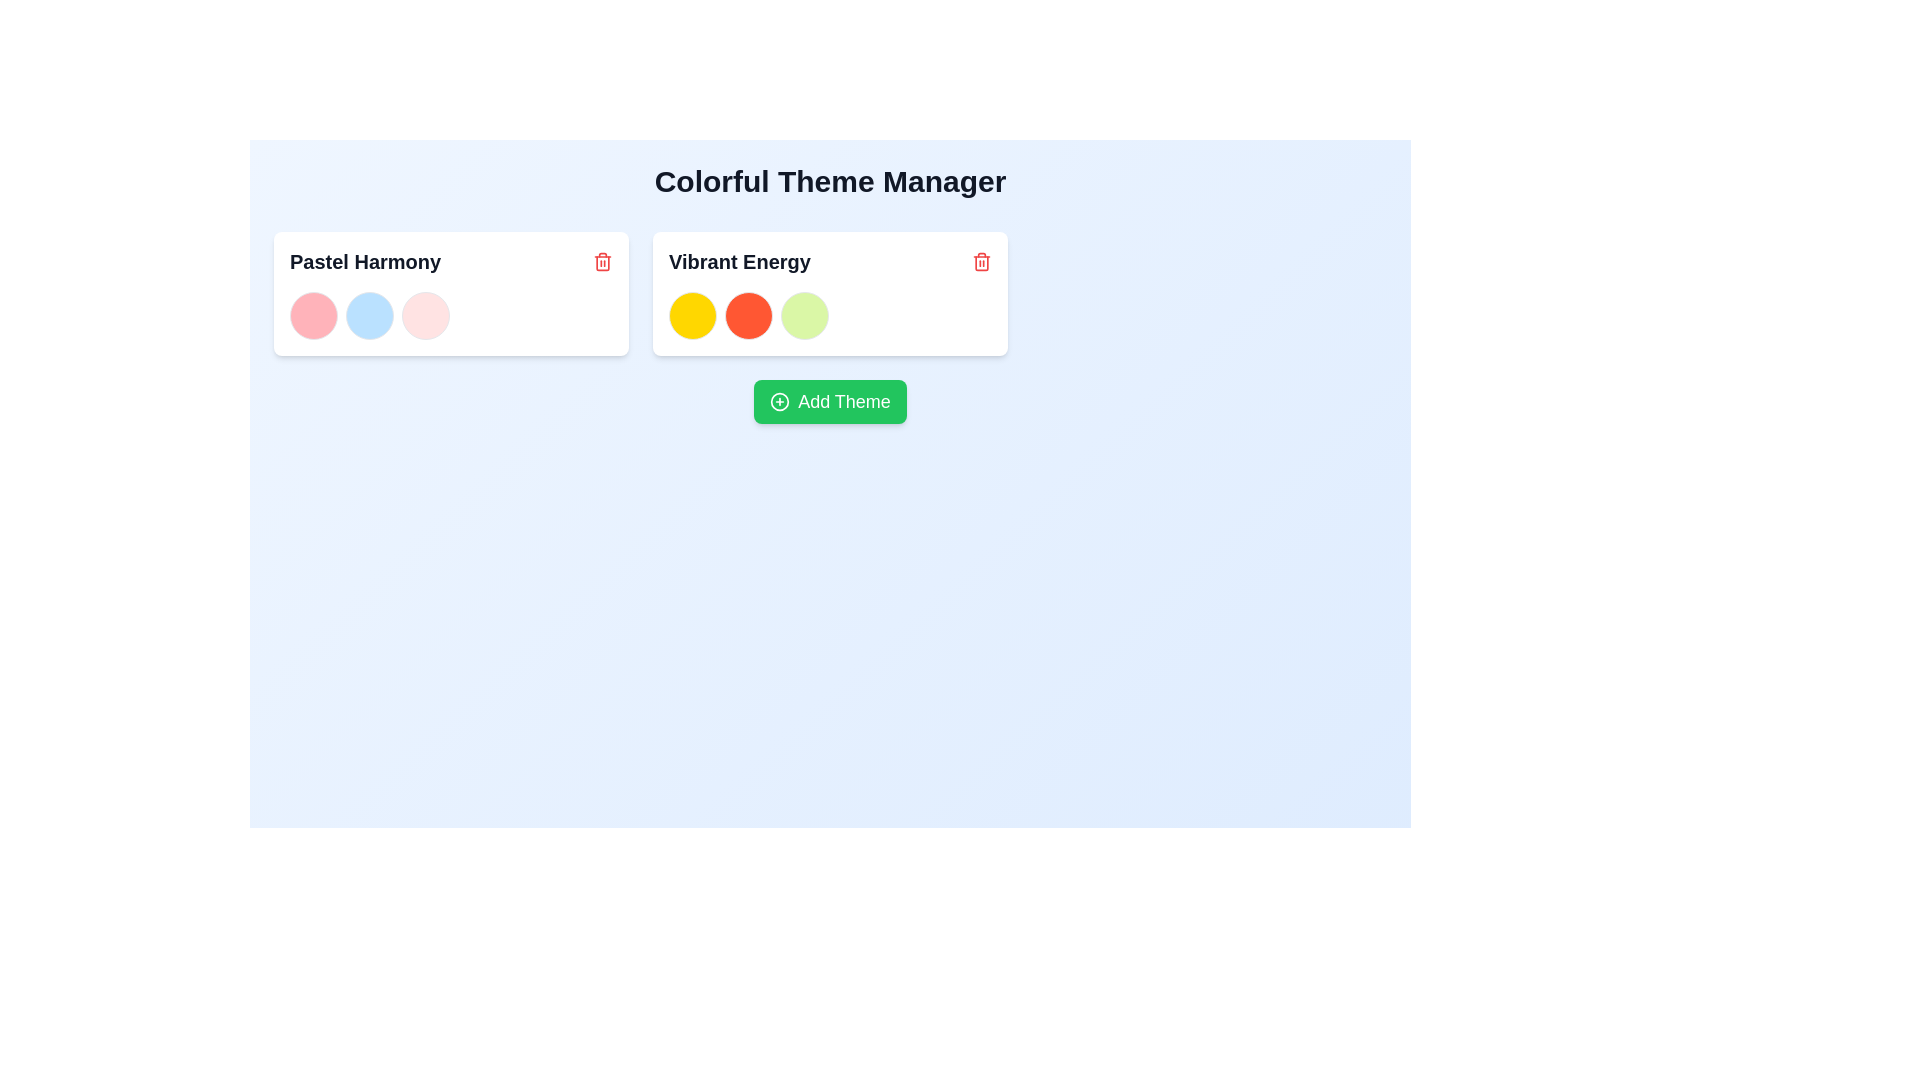  Describe the element at coordinates (982, 261) in the screenshot. I see `the red trash bin icon button located in the top-right corner of the 'Vibrant Energy' card` at that location.